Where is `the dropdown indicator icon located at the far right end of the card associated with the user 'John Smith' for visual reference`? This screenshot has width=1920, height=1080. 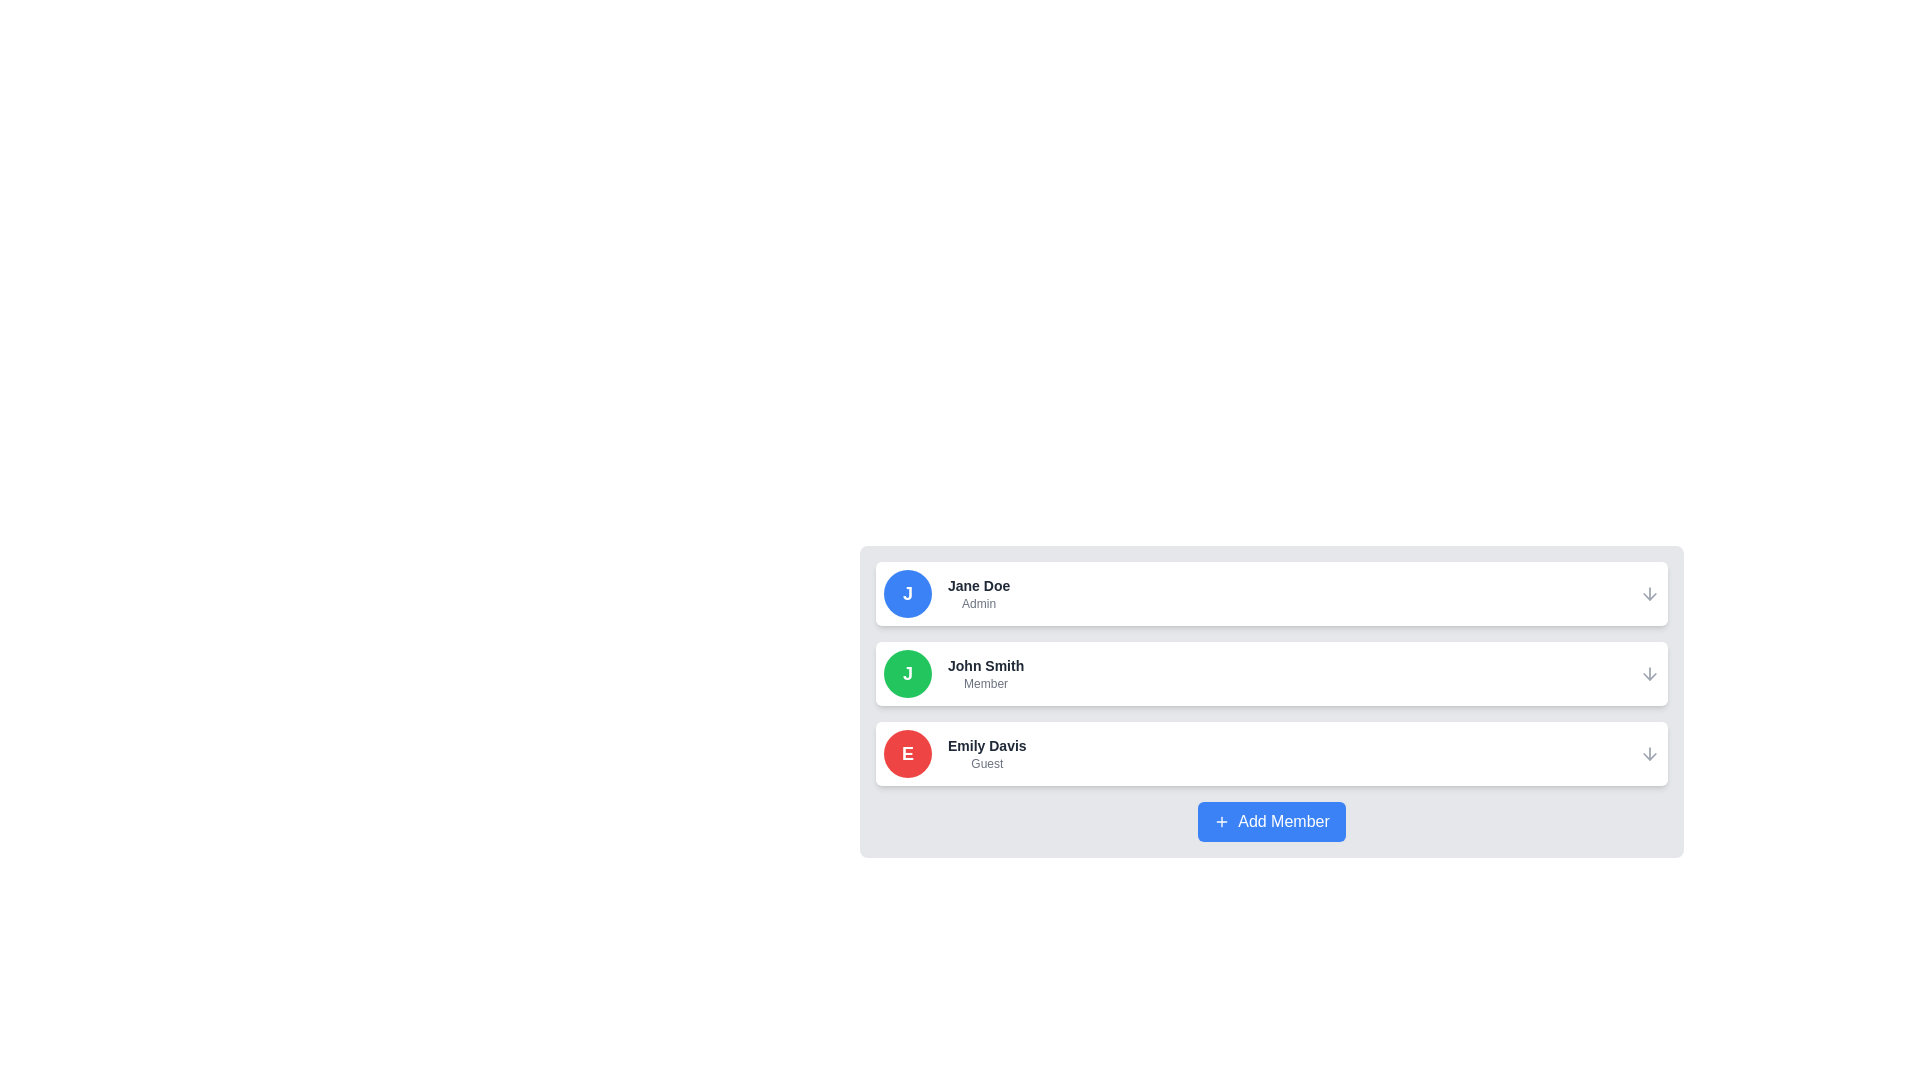
the dropdown indicator icon located at the far right end of the card associated with the user 'John Smith' for visual reference is located at coordinates (1650, 674).